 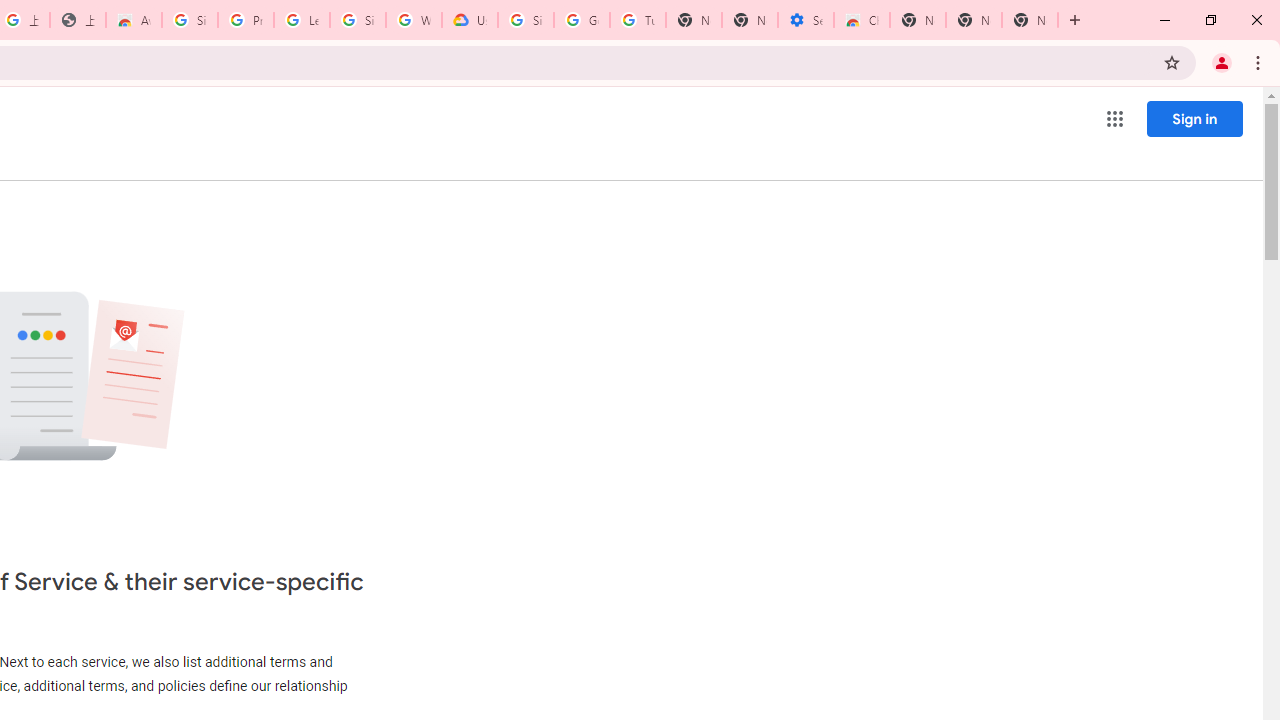 What do you see at coordinates (413, 20) in the screenshot?
I see `'Who are Google'` at bounding box center [413, 20].